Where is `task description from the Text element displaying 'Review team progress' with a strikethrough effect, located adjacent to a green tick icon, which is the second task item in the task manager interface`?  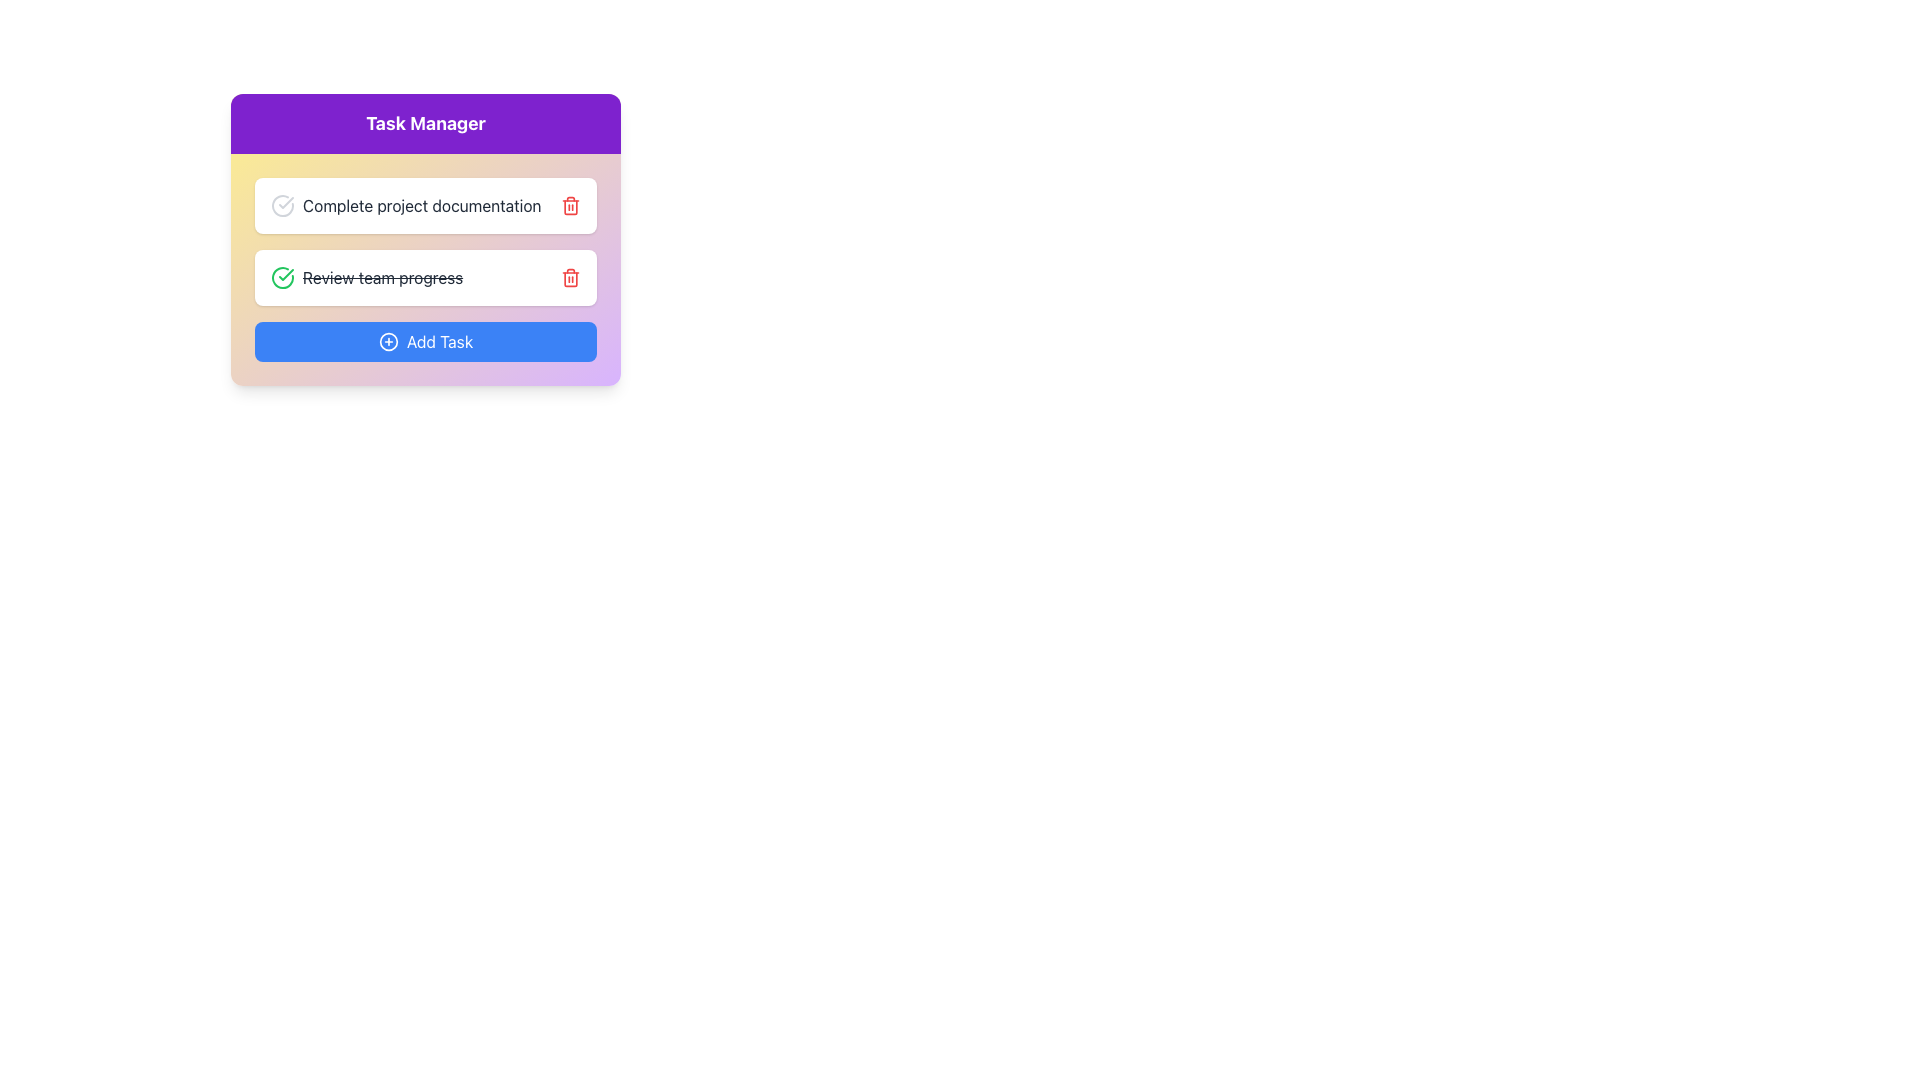
task description from the Text element displaying 'Review team progress' with a strikethrough effect, located adjacent to a green tick icon, which is the second task item in the task manager interface is located at coordinates (367, 277).